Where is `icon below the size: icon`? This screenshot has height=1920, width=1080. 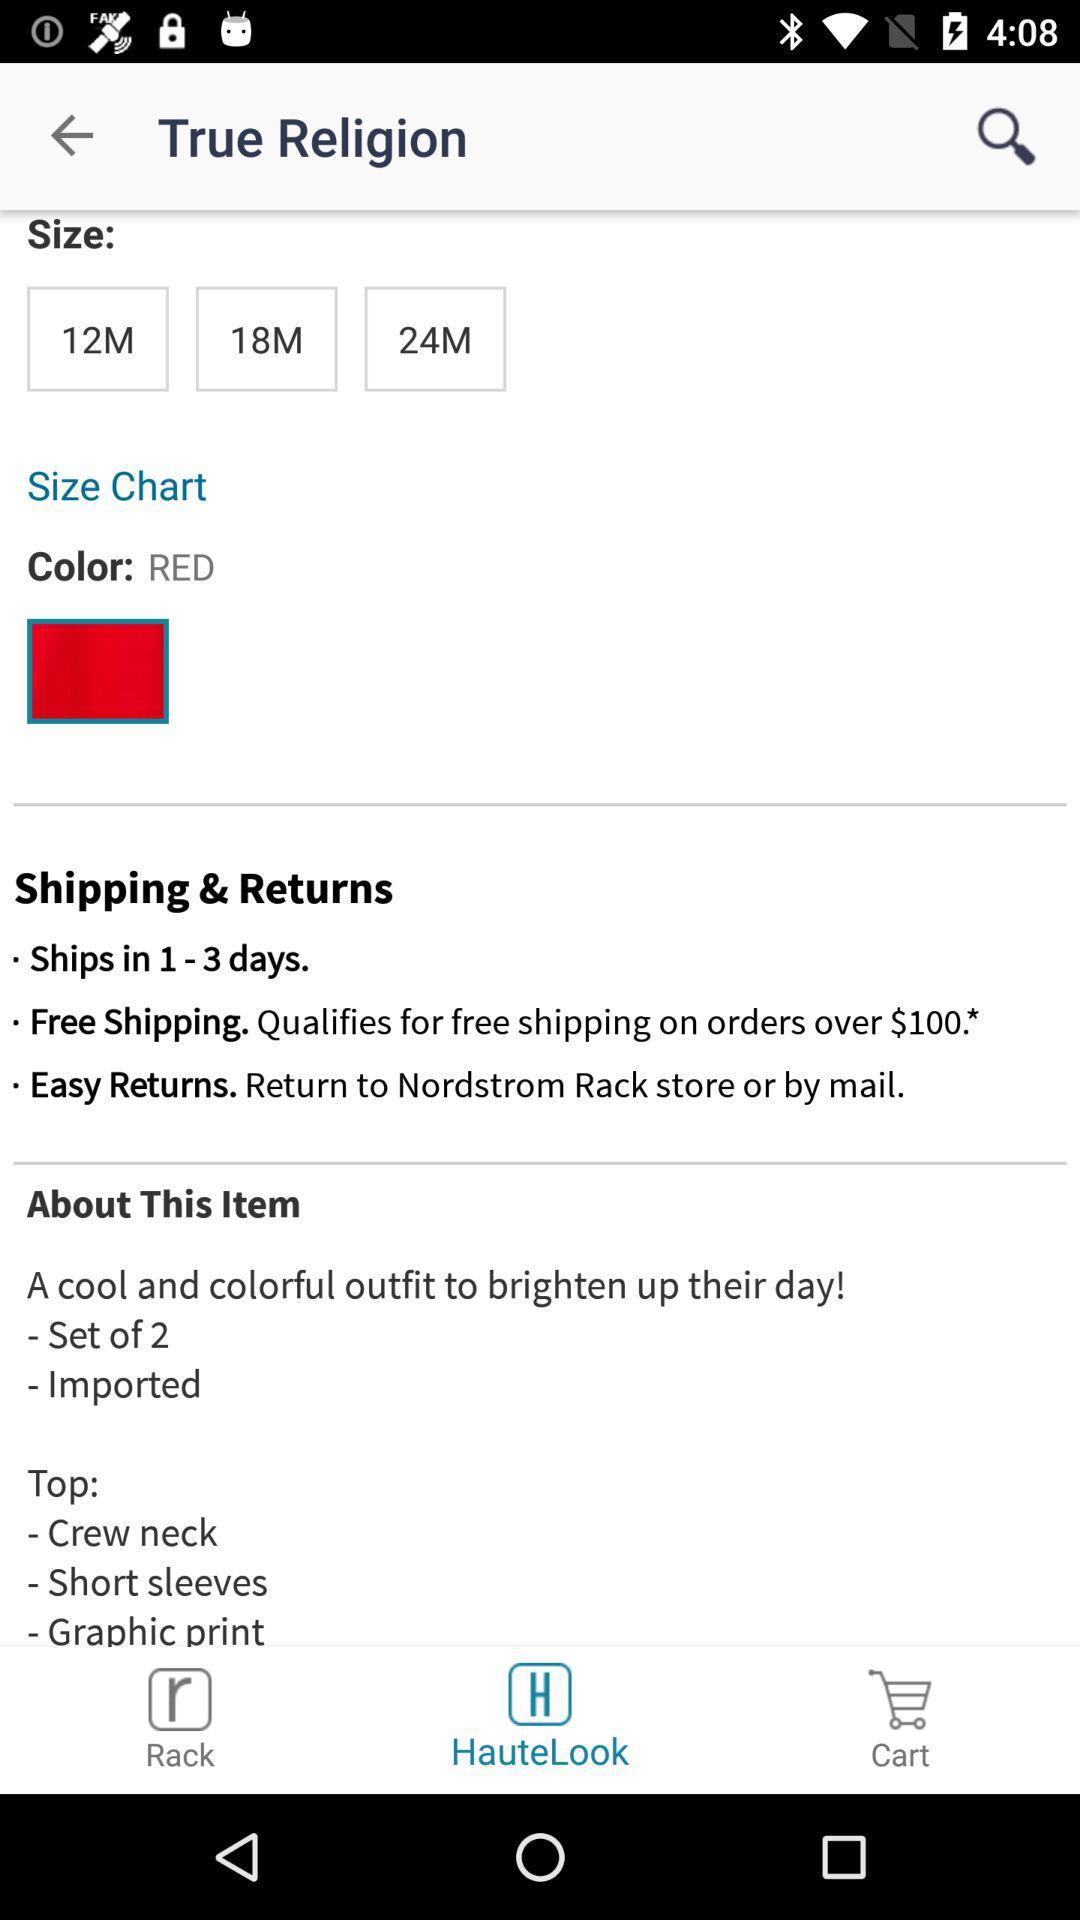
icon below the size: icon is located at coordinates (97, 339).